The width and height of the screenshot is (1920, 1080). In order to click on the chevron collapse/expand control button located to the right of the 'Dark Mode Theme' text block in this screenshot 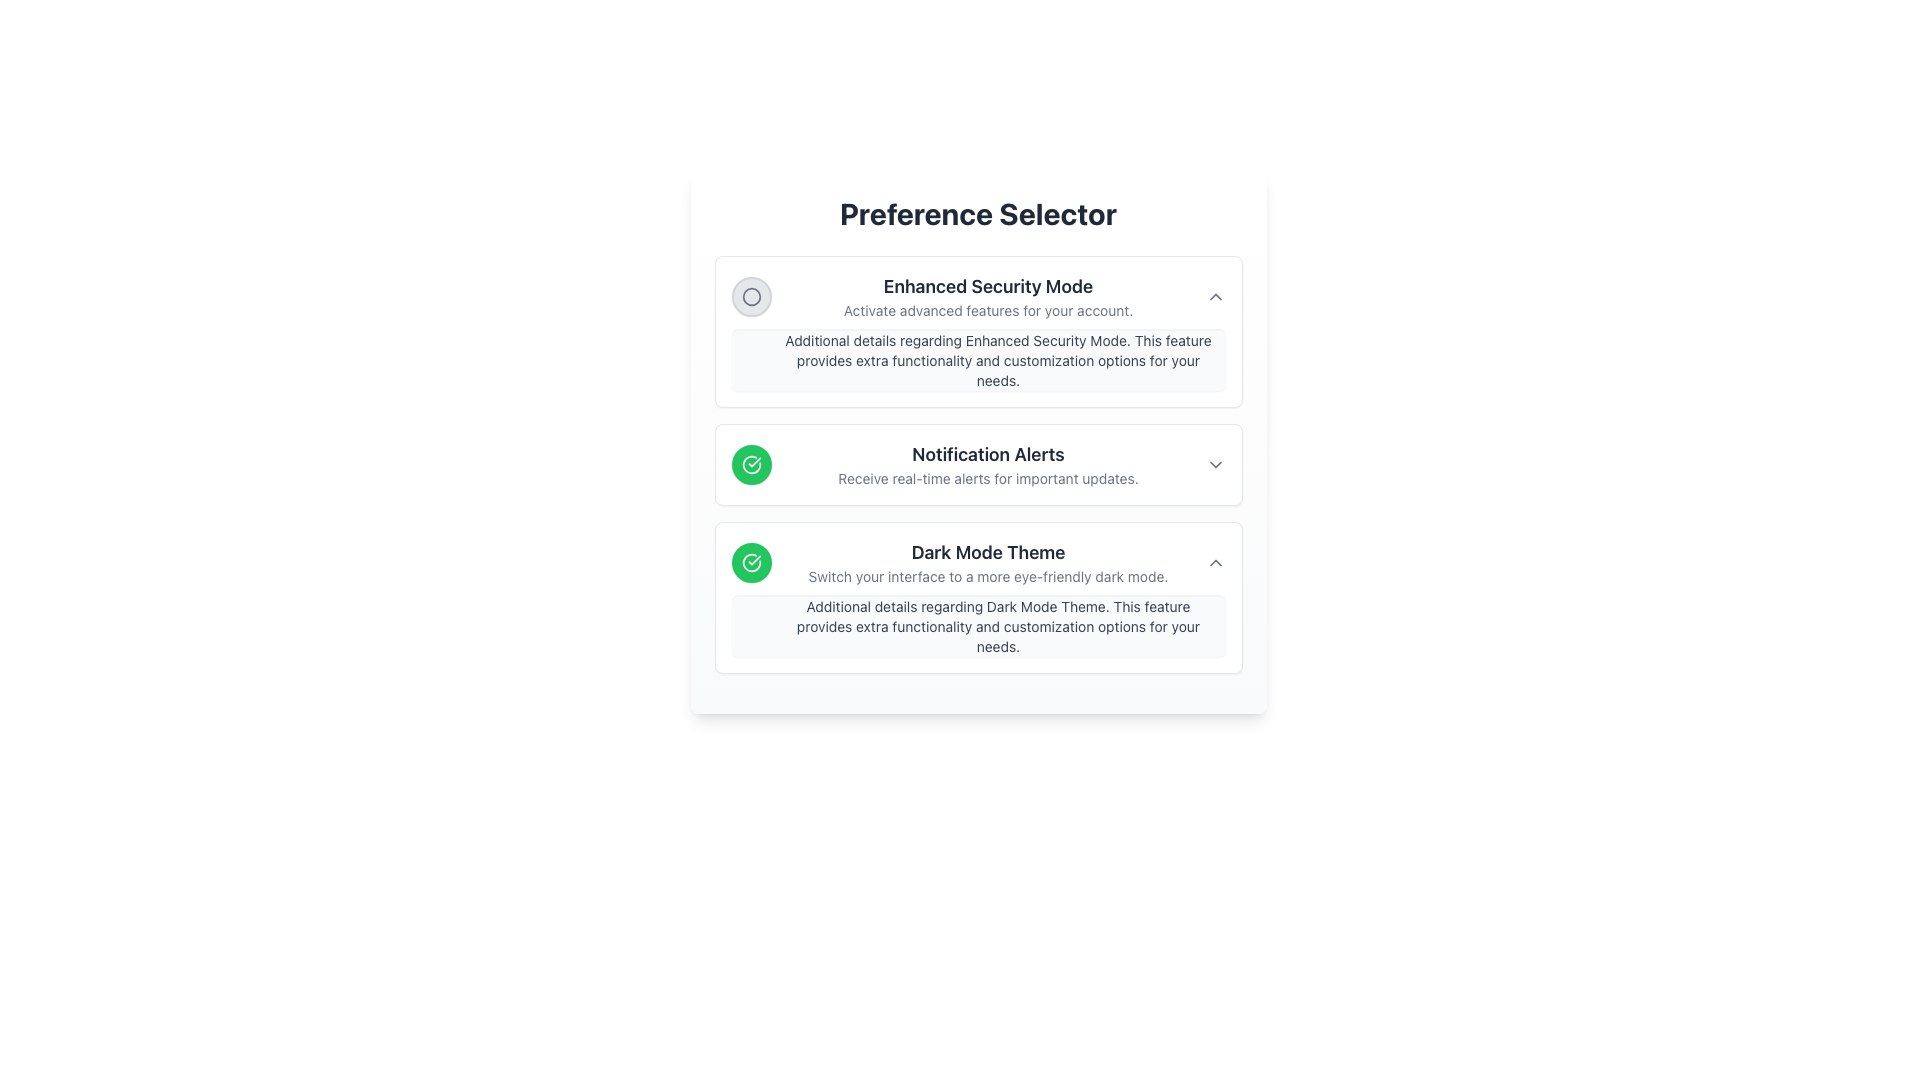, I will do `click(1214, 563)`.